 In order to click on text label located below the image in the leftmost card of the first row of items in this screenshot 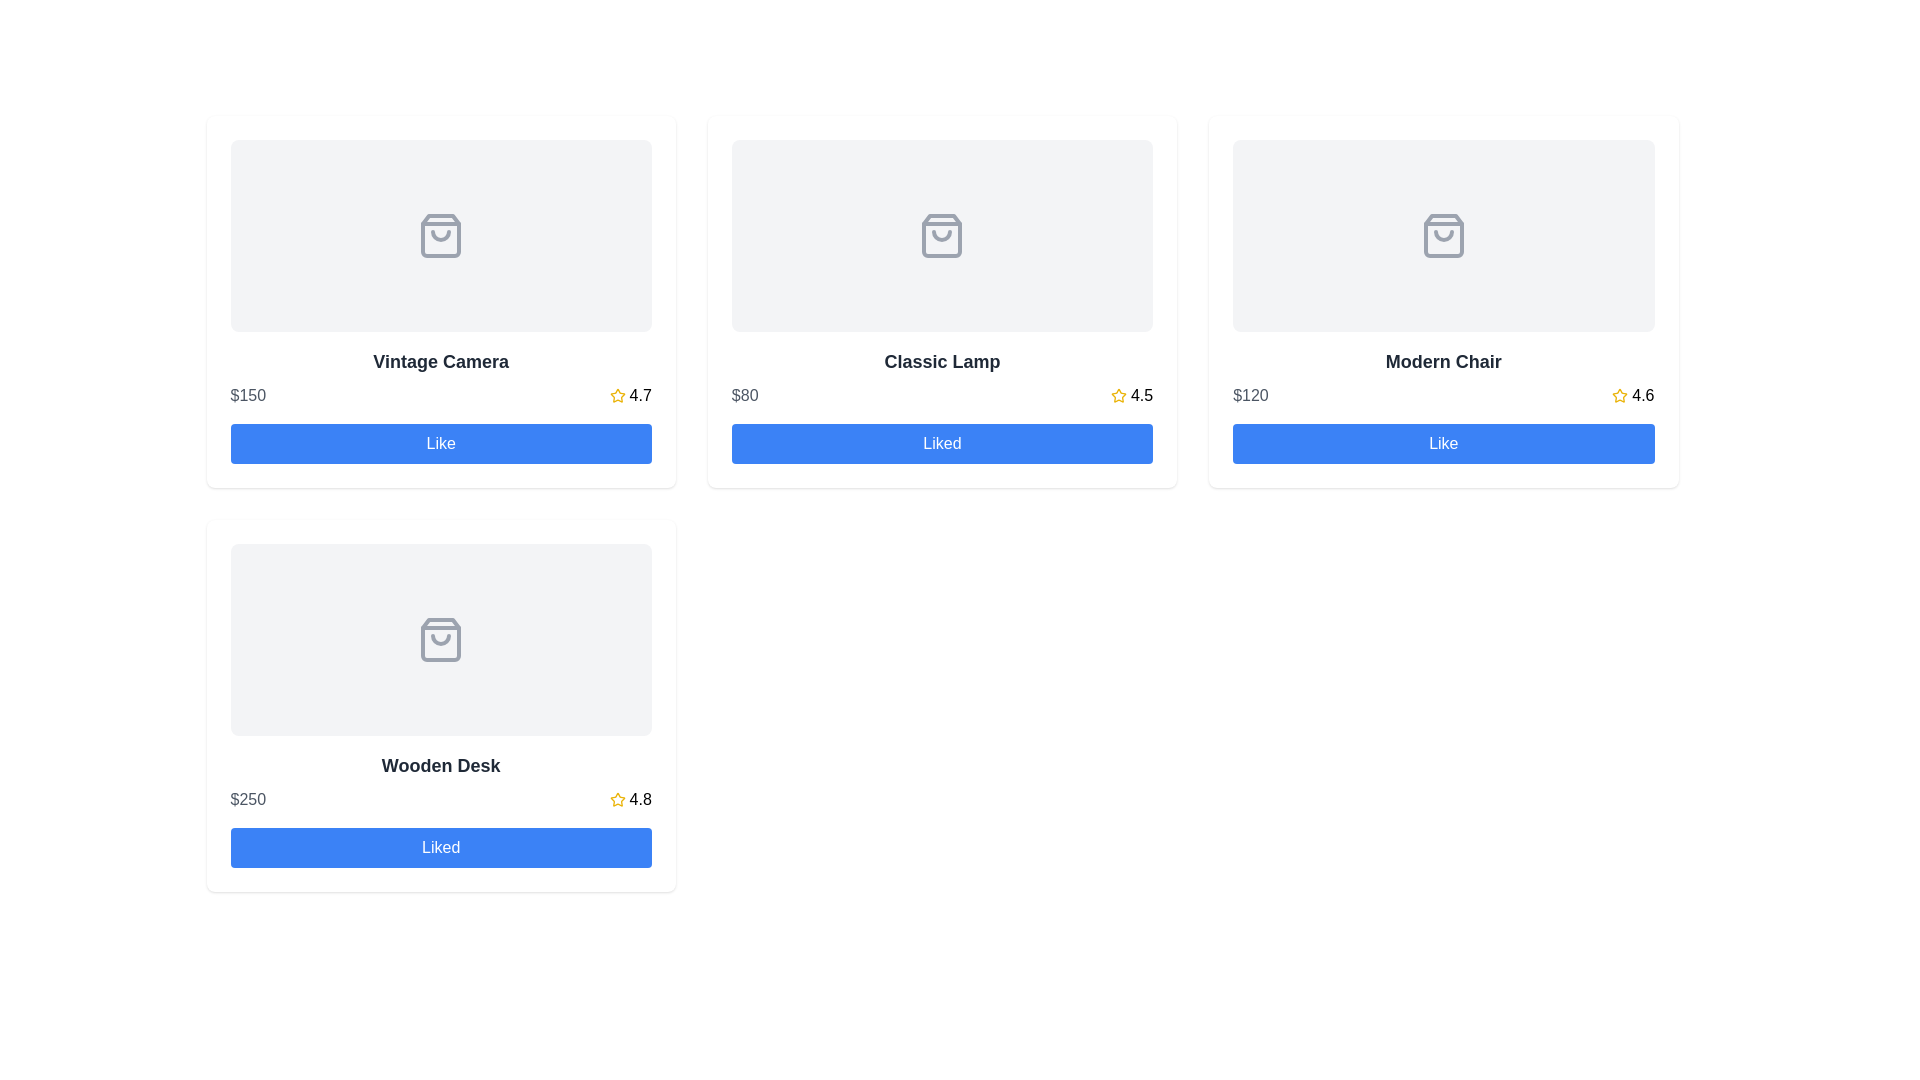, I will do `click(440, 362)`.